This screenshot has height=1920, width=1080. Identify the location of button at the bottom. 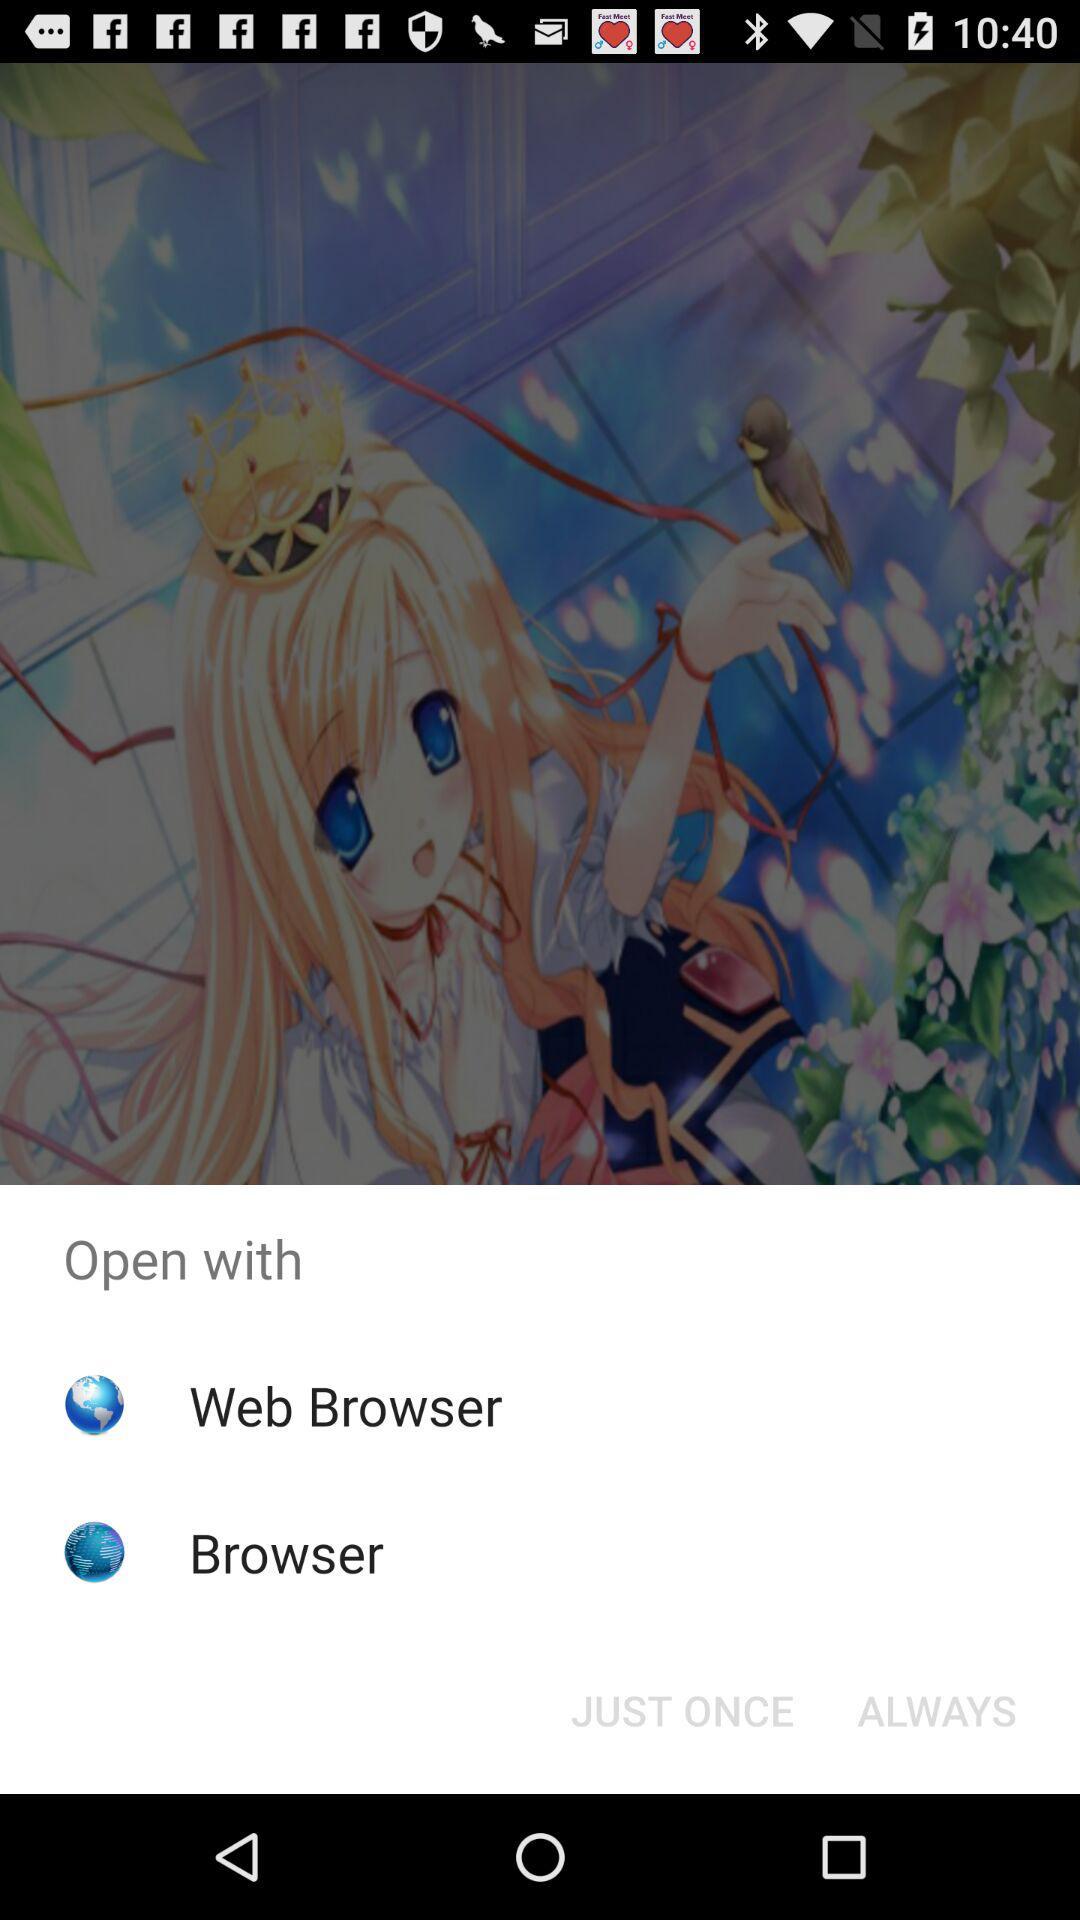
(681, 1708).